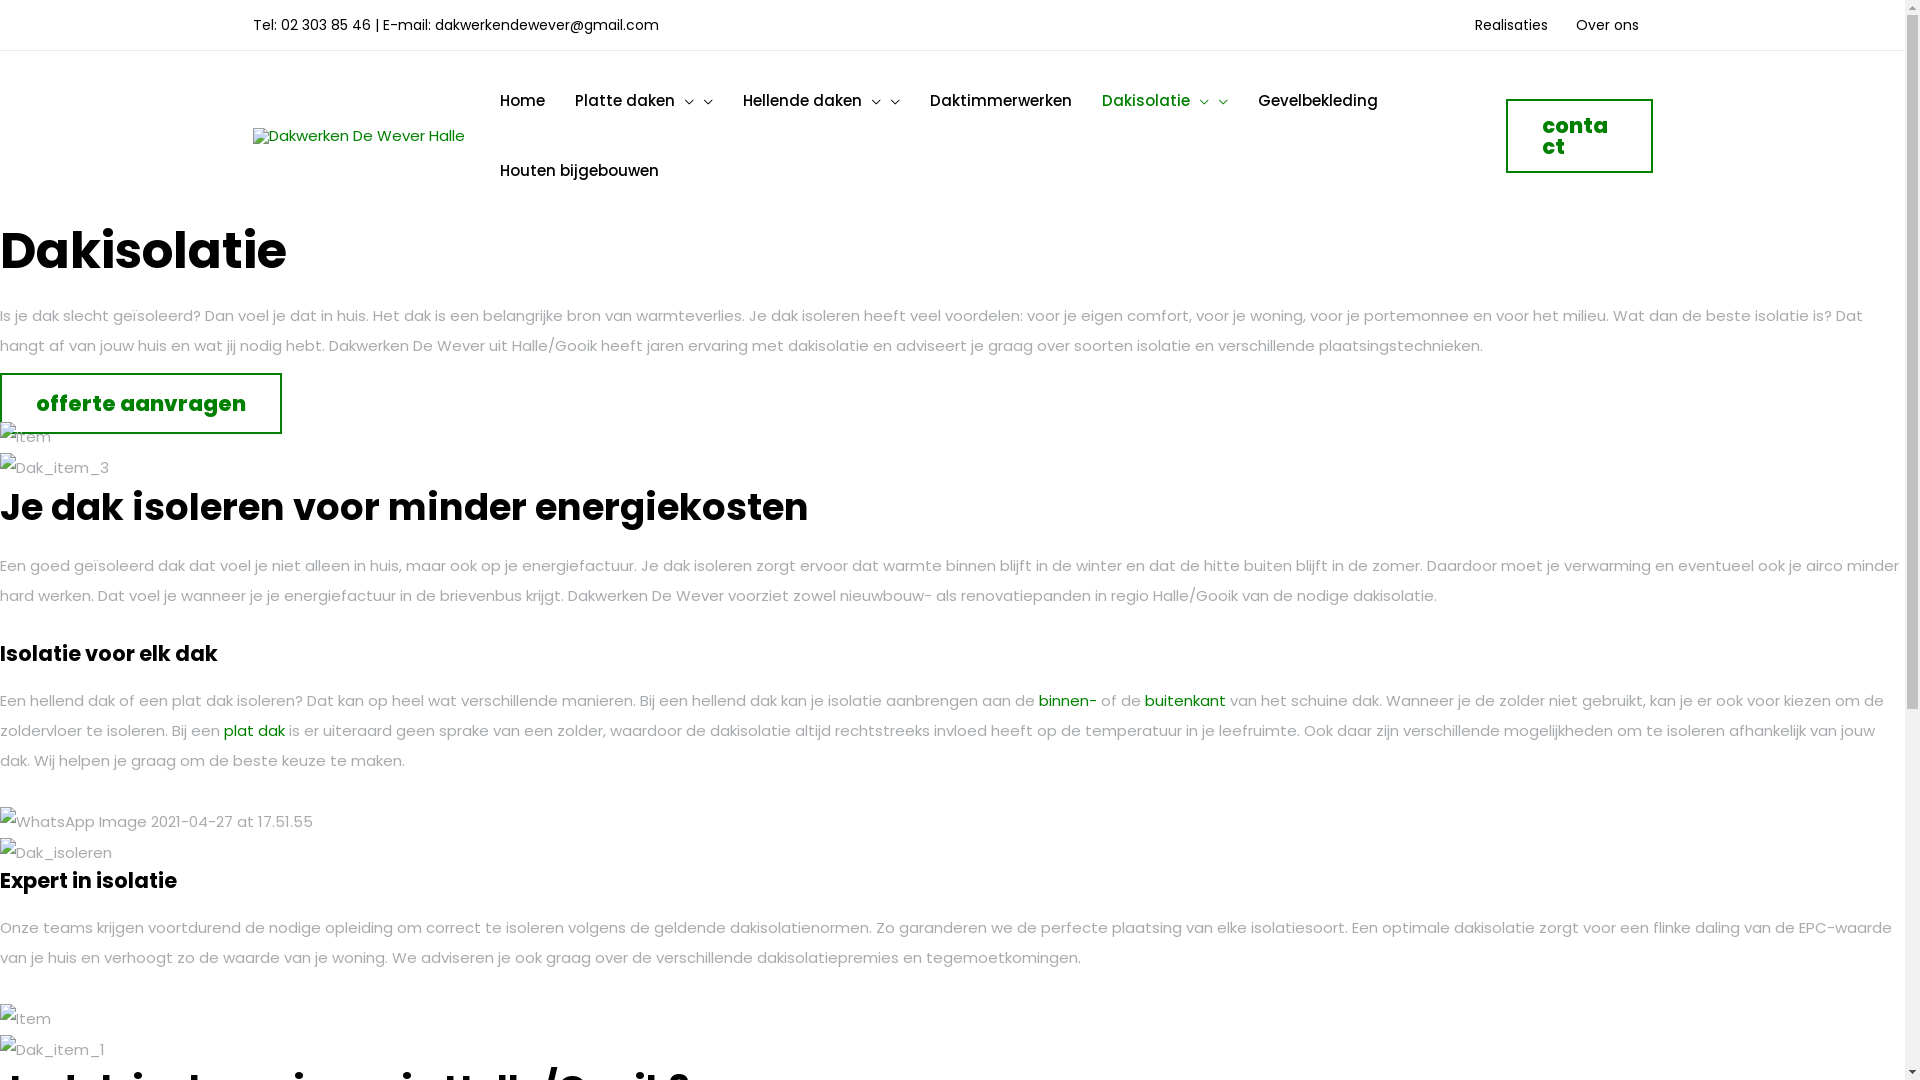 This screenshot has width=1920, height=1080. I want to click on 'Hellende daken', so click(821, 100).